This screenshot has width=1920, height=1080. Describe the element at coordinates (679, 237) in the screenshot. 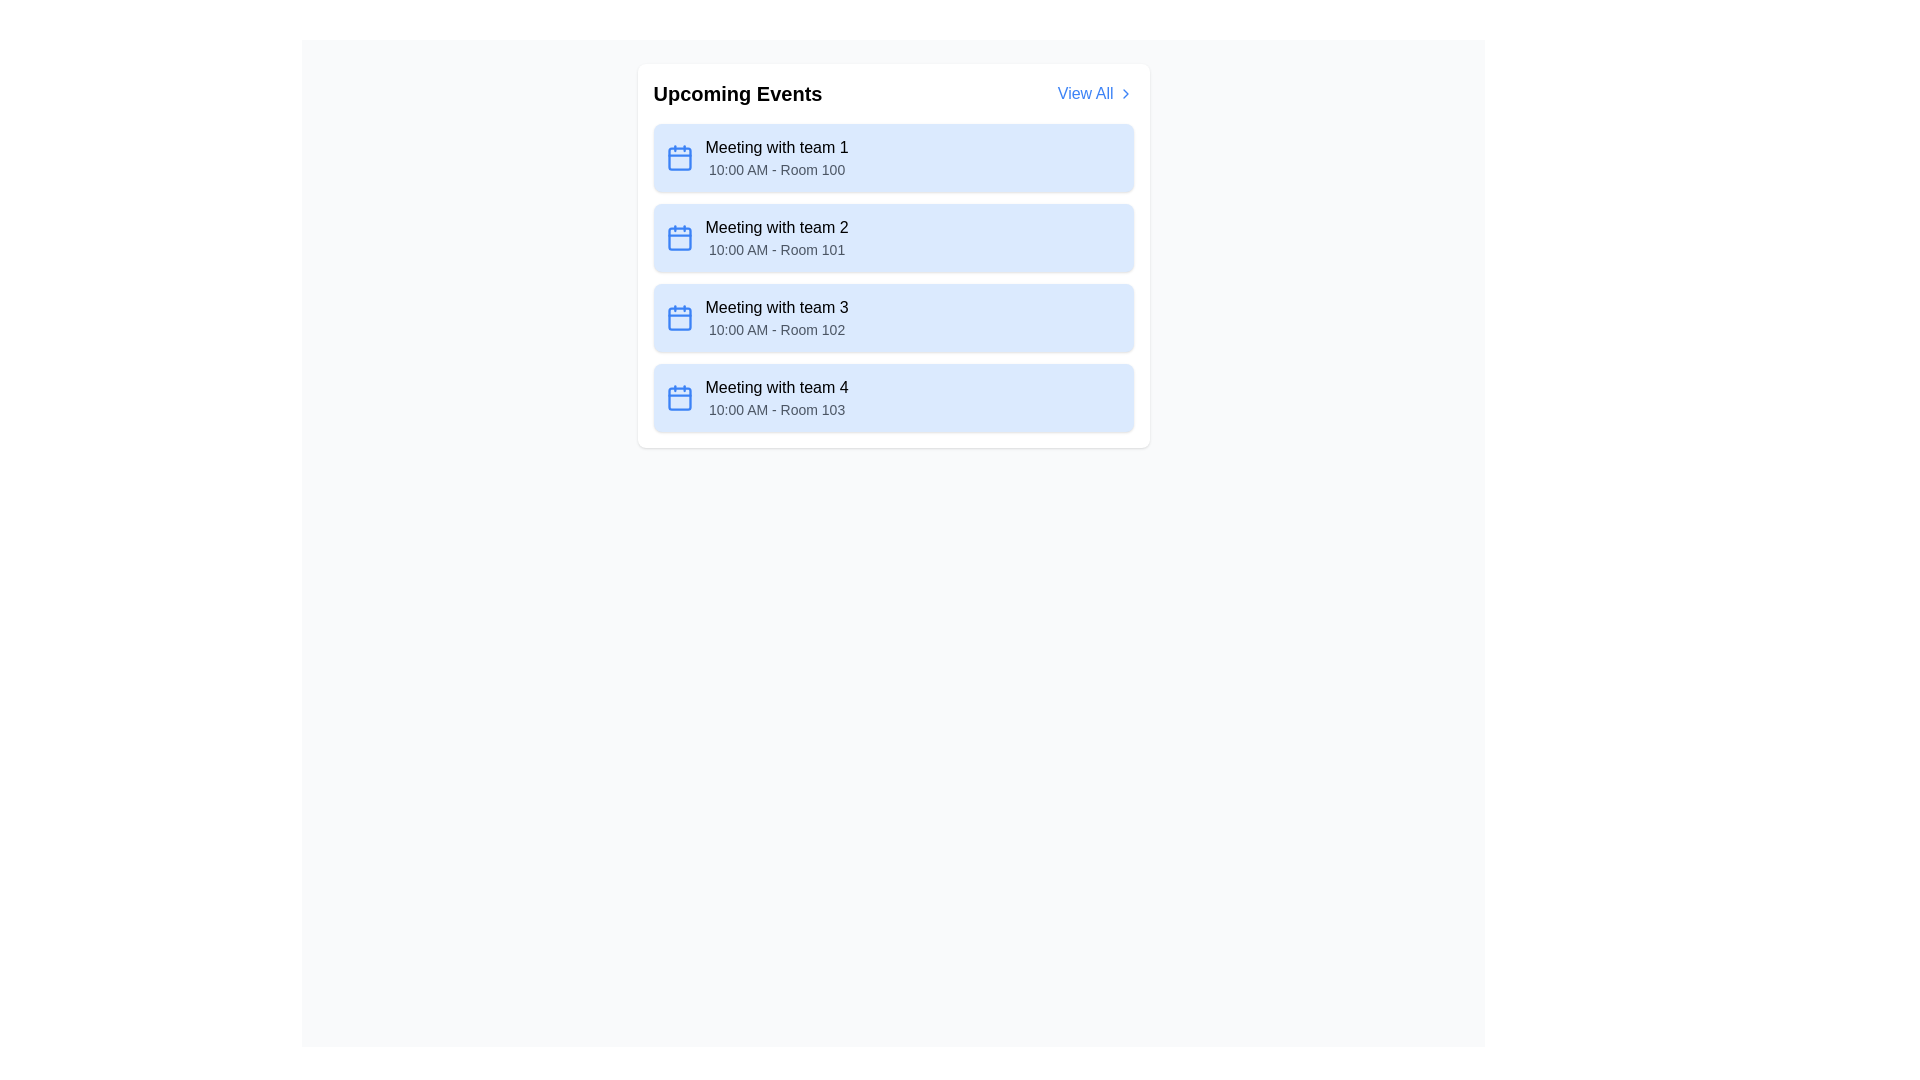

I see `the calendar icon which signifies a scheduled meeting for the 'Meeting with team 2' event located at the leftmost side of the event entry` at that location.